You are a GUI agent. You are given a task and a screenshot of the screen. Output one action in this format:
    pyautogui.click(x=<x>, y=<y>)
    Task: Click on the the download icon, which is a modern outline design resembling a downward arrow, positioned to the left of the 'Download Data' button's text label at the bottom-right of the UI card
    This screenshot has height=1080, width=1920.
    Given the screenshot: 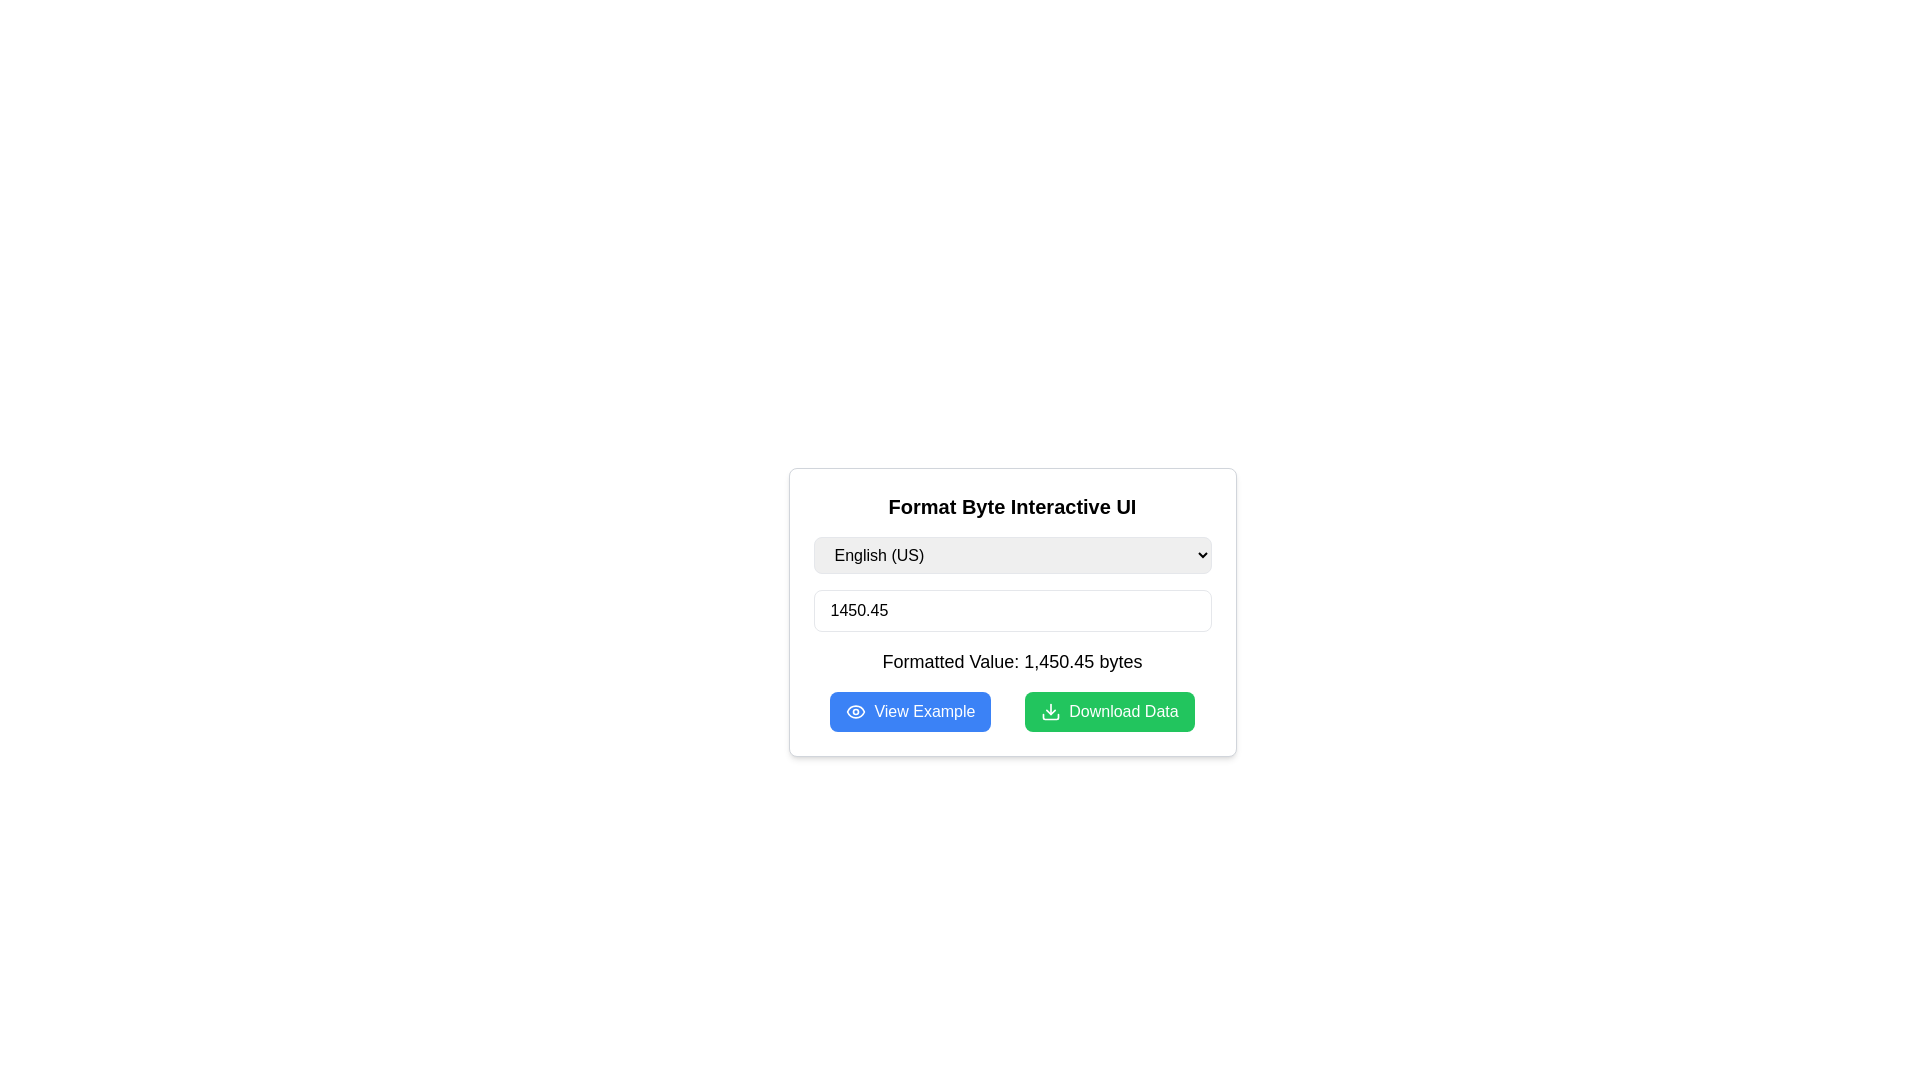 What is the action you would take?
    pyautogui.click(x=1050, y=711)
    